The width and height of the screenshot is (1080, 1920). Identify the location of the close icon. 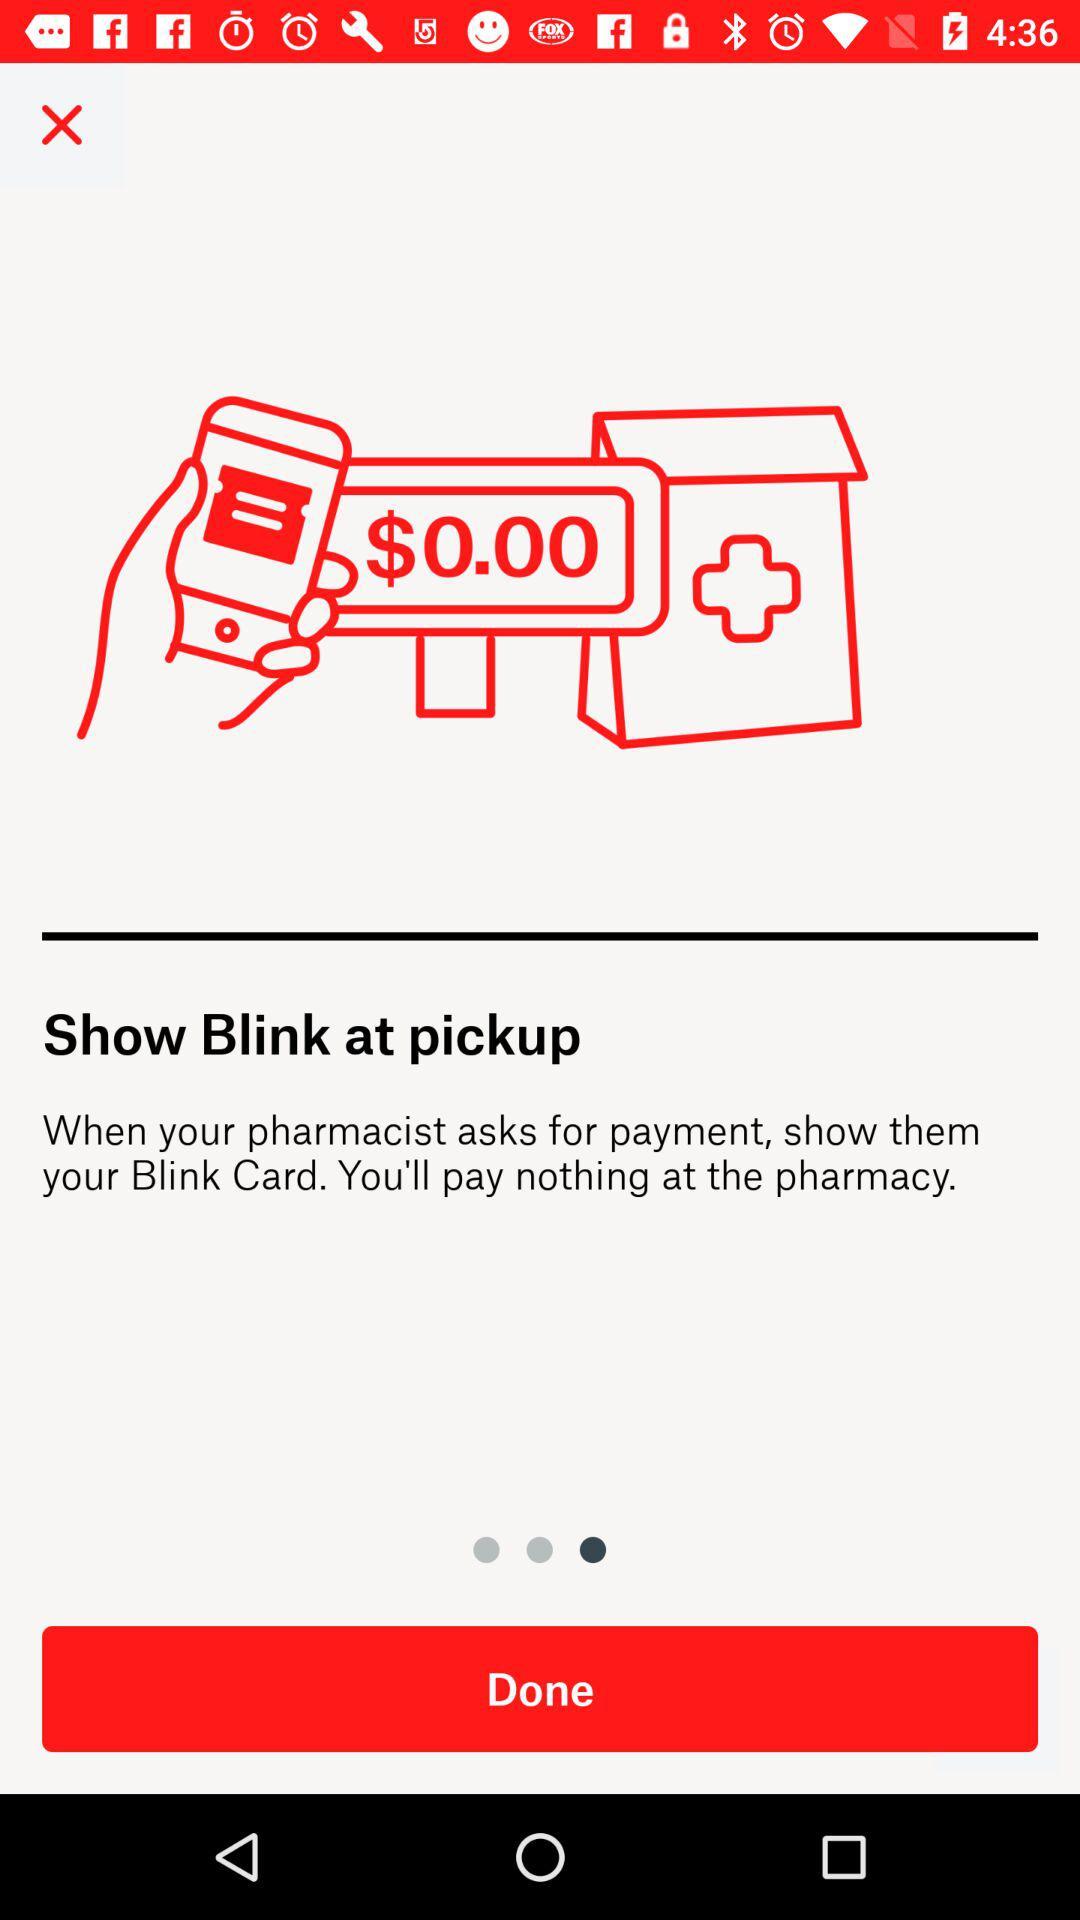
(60, 123).